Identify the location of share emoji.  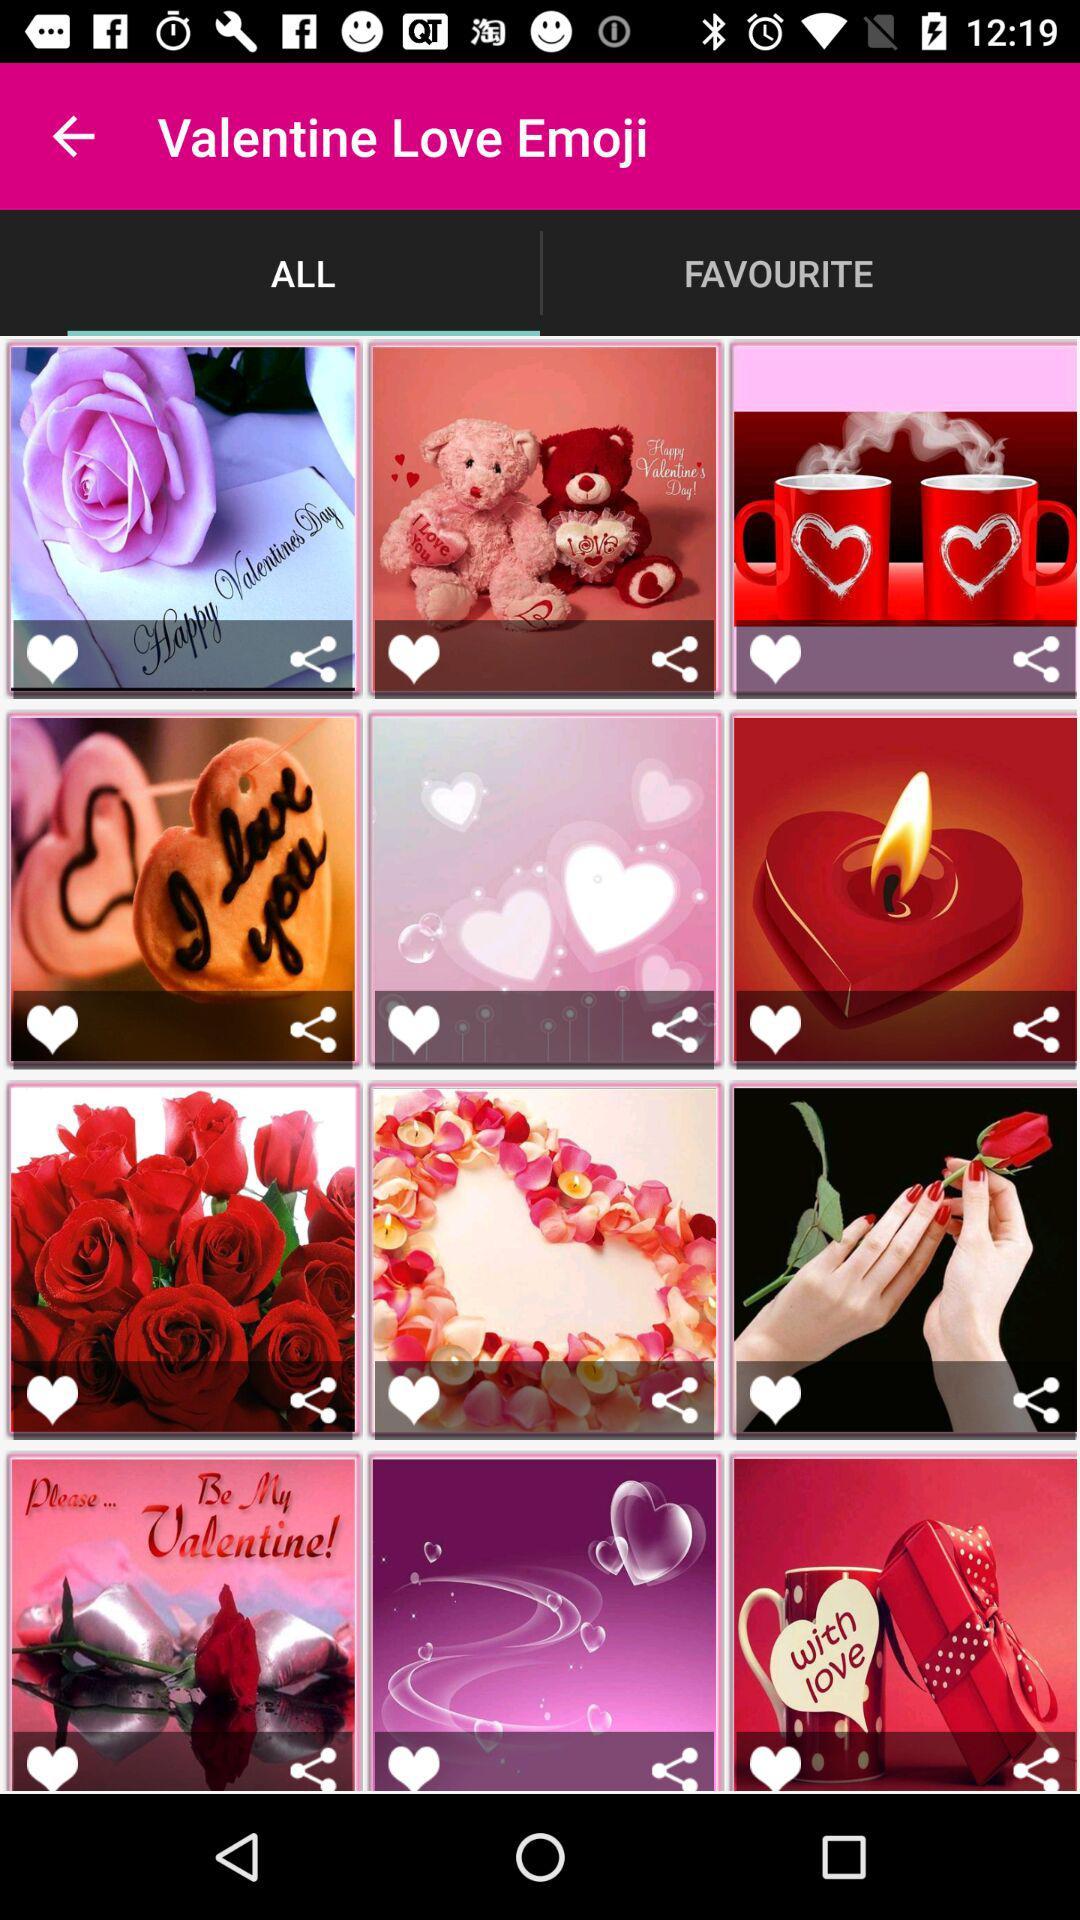
(675, 1399).